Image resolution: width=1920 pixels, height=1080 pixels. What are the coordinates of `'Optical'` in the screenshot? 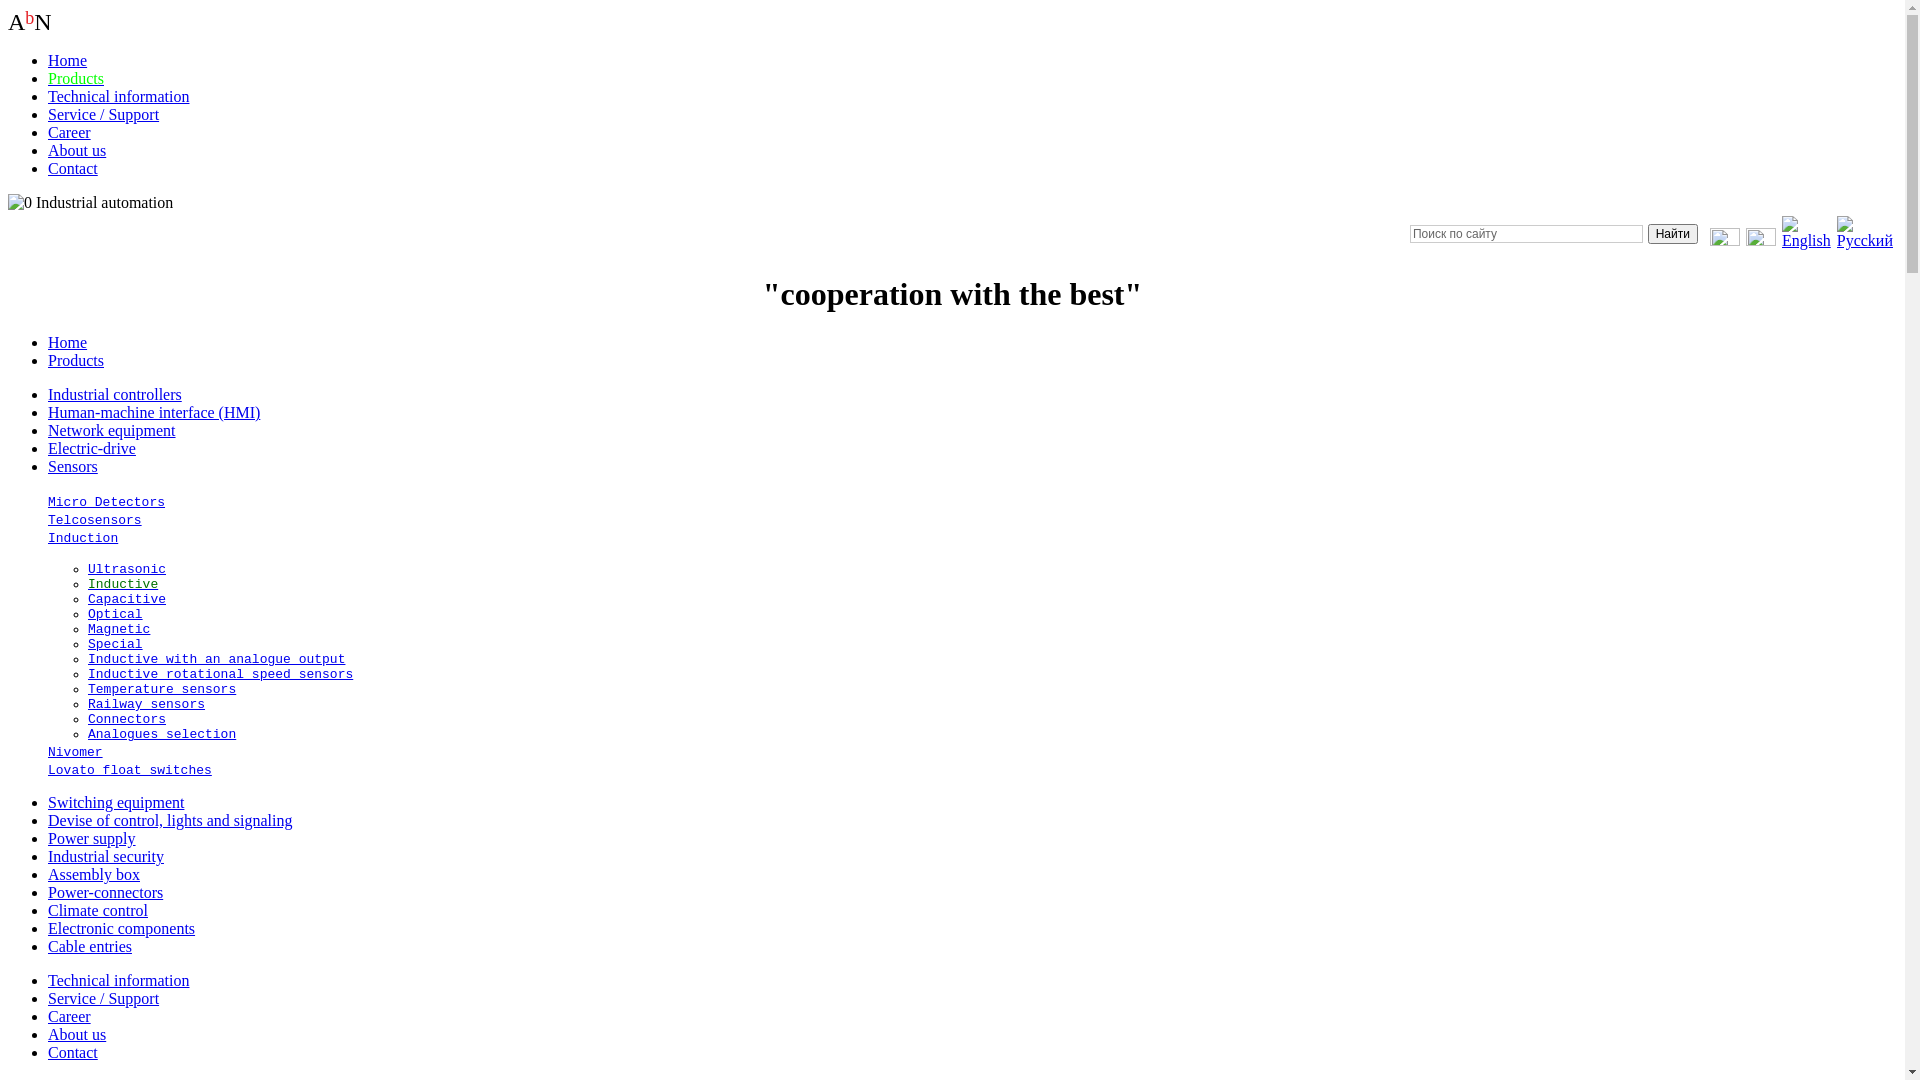 It's located at (114, 613).